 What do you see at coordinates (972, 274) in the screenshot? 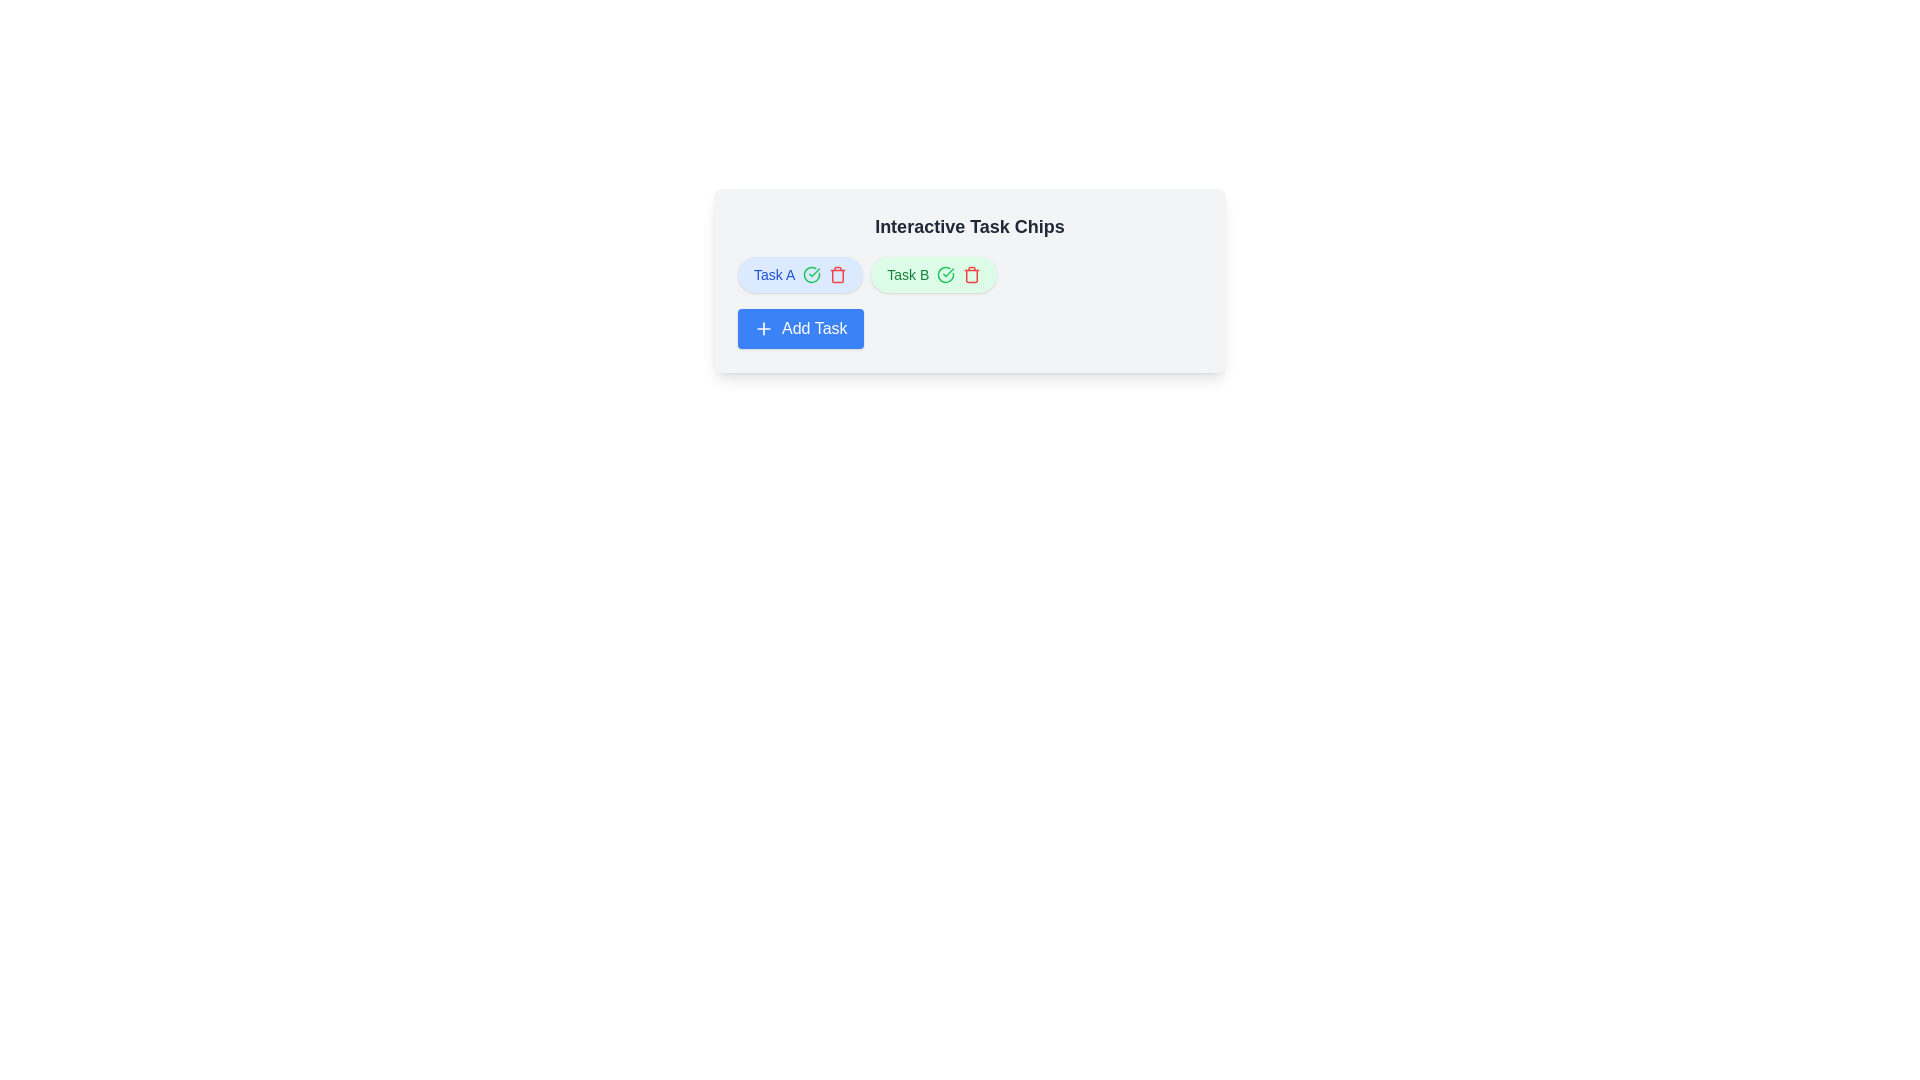
I see `the red trash icon delete button, which is aligned to the far right of the 'Task B' chip, to observe the styling change indicating interactivity` at bounding box center [972, 274].